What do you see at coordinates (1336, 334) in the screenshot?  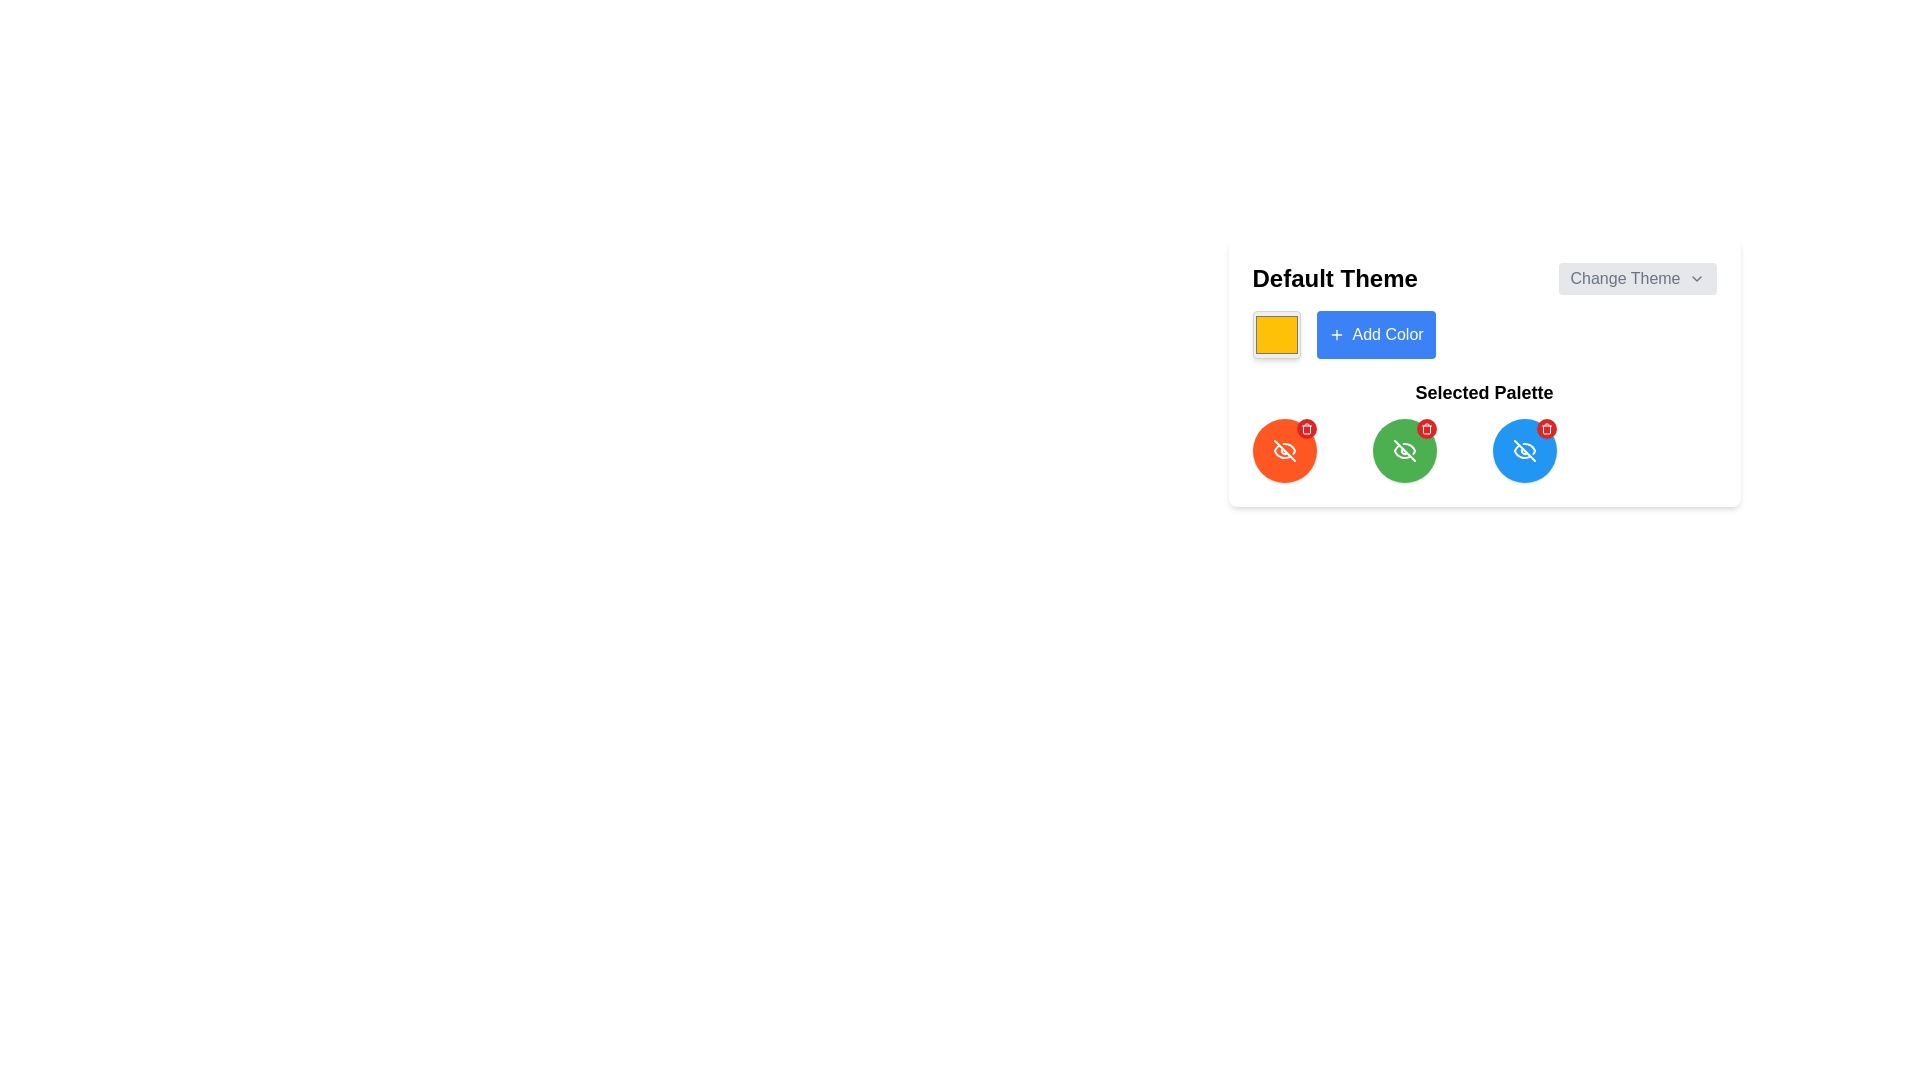 I see `the decorative plus icon within the 'Add Color' button, which is located in the 'Default Theme' section of the interface` at bounding box center [1336, 334].